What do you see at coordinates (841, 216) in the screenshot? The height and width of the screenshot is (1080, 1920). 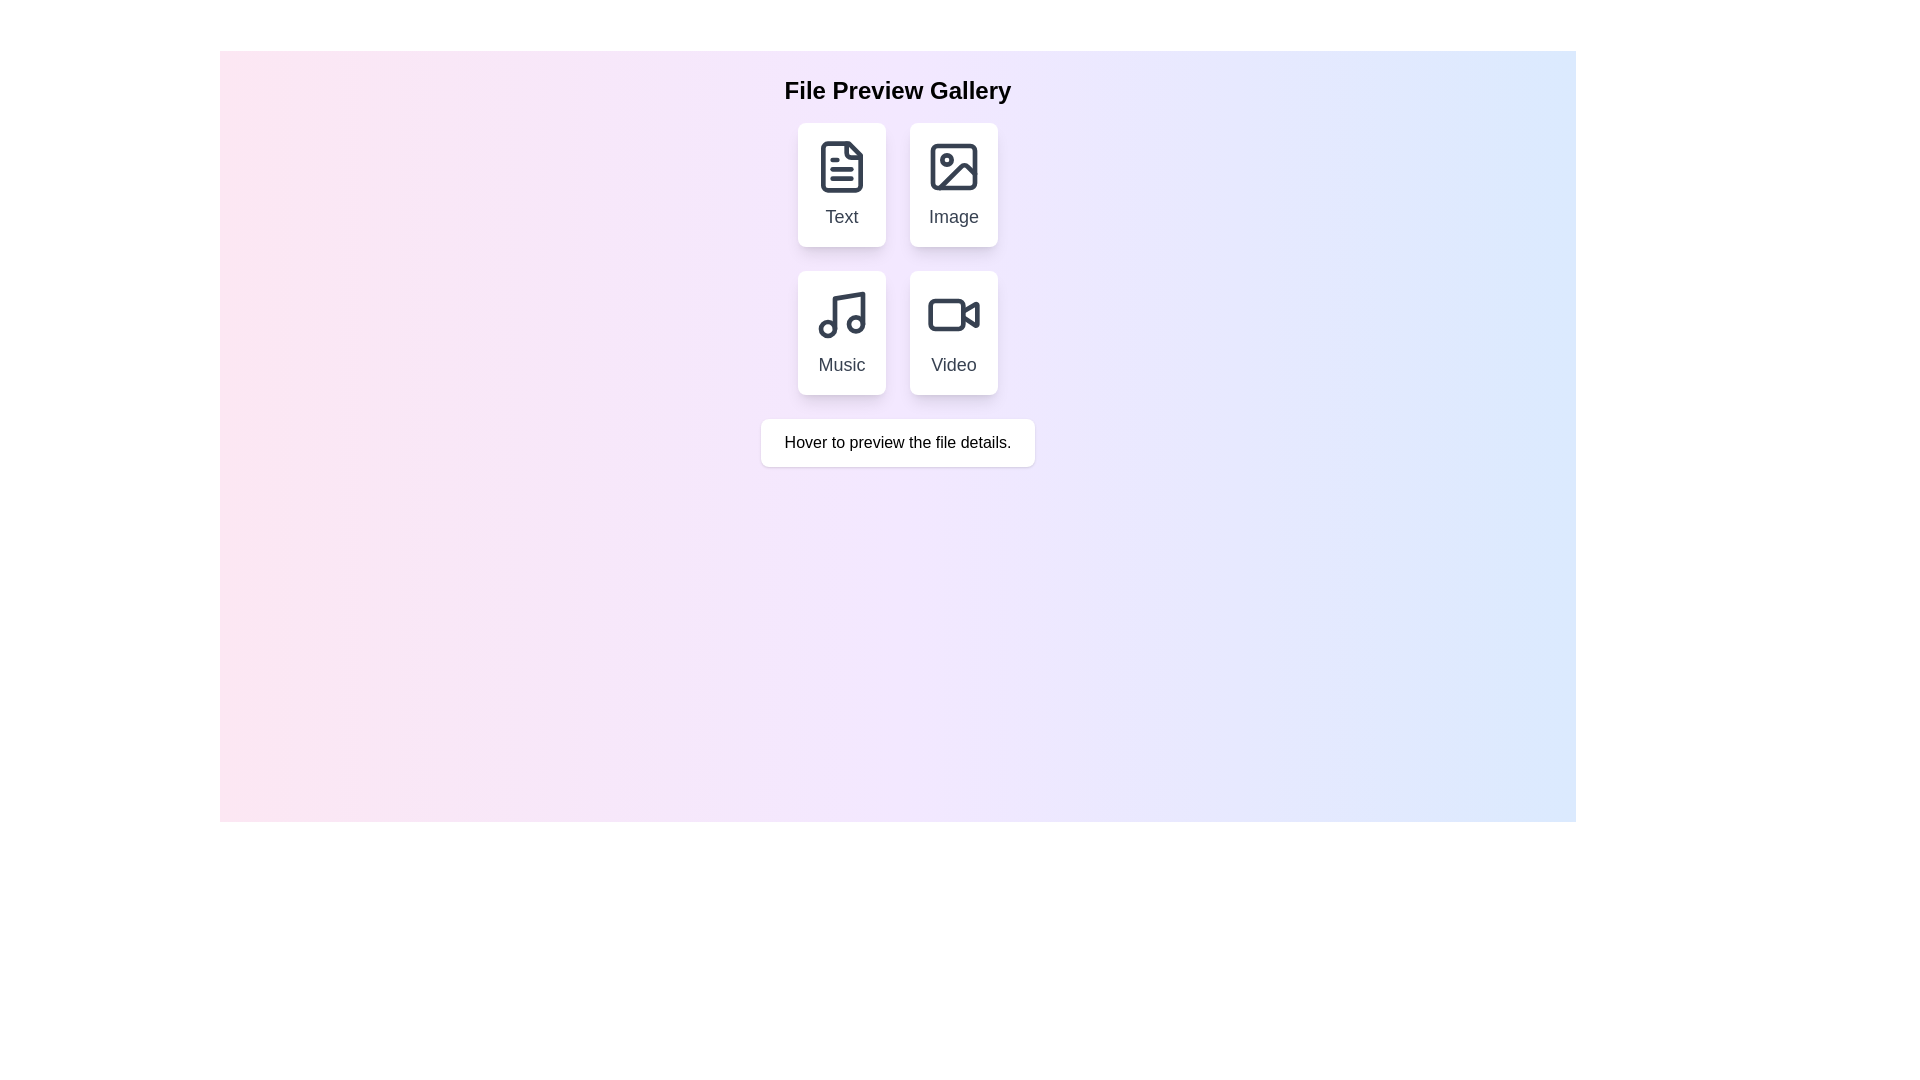 I see `text label located at the bottom of the first card in the 'File Preview Gallery' section to understand its content or functionality` at bounding box center [841, 216].